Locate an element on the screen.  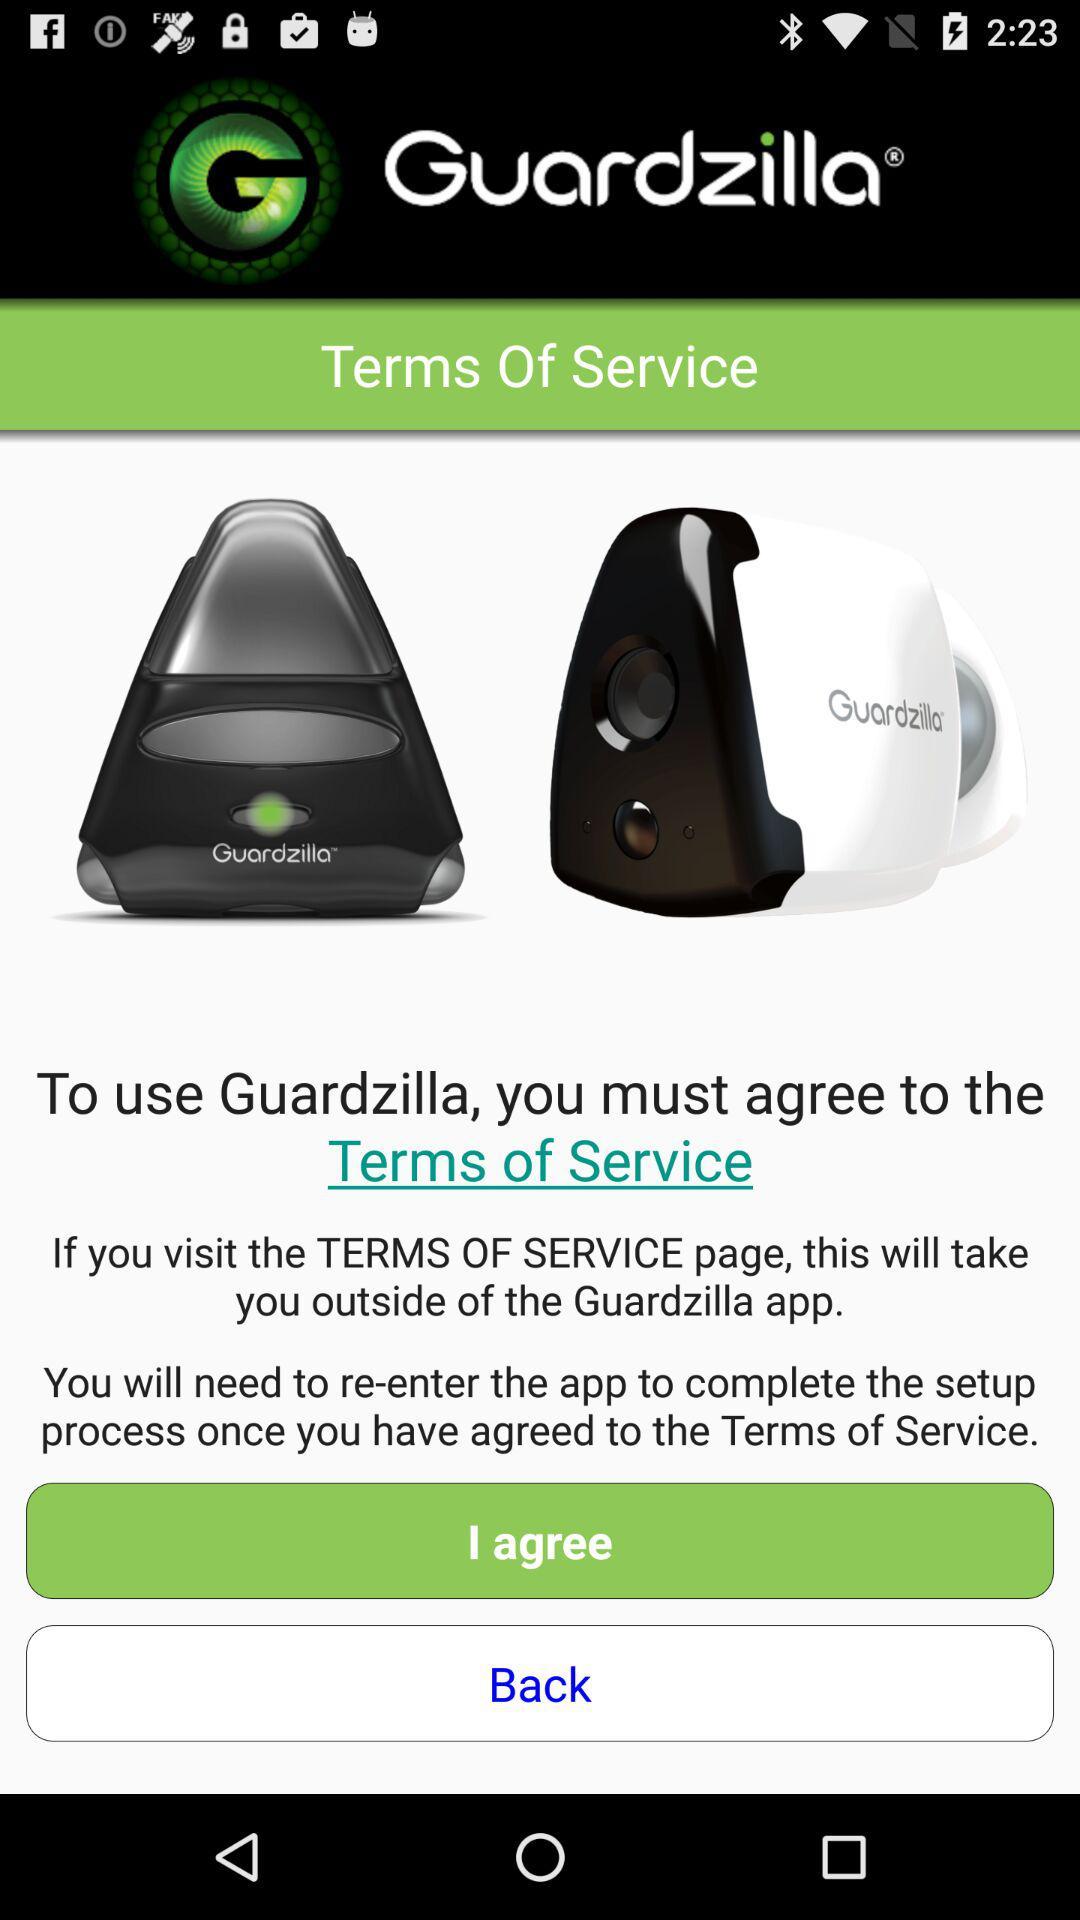
back app is located at coordinates (540, 1682).